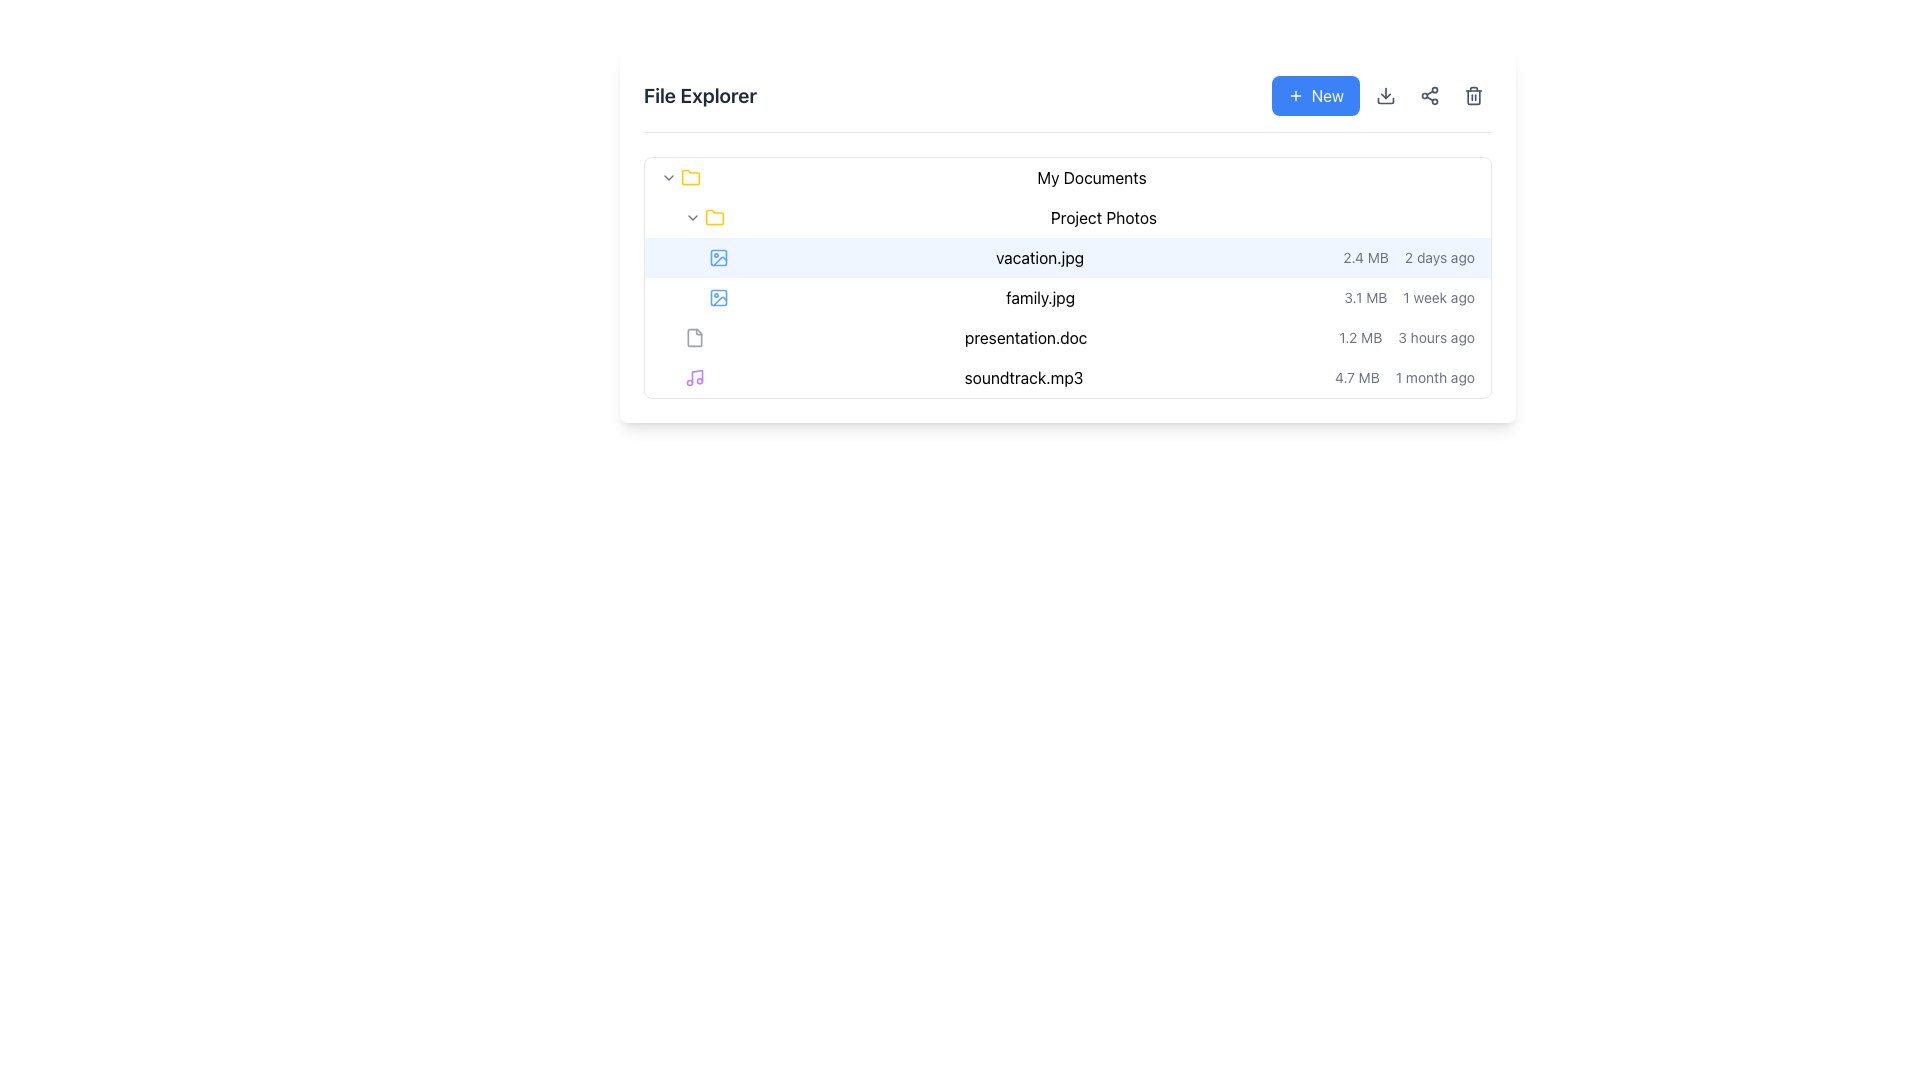  Describe the element at coordinates (1067, 176) in the screenshot. I see `the first Navigation Item, which is a folder entry for 'My Documents'` at that location.